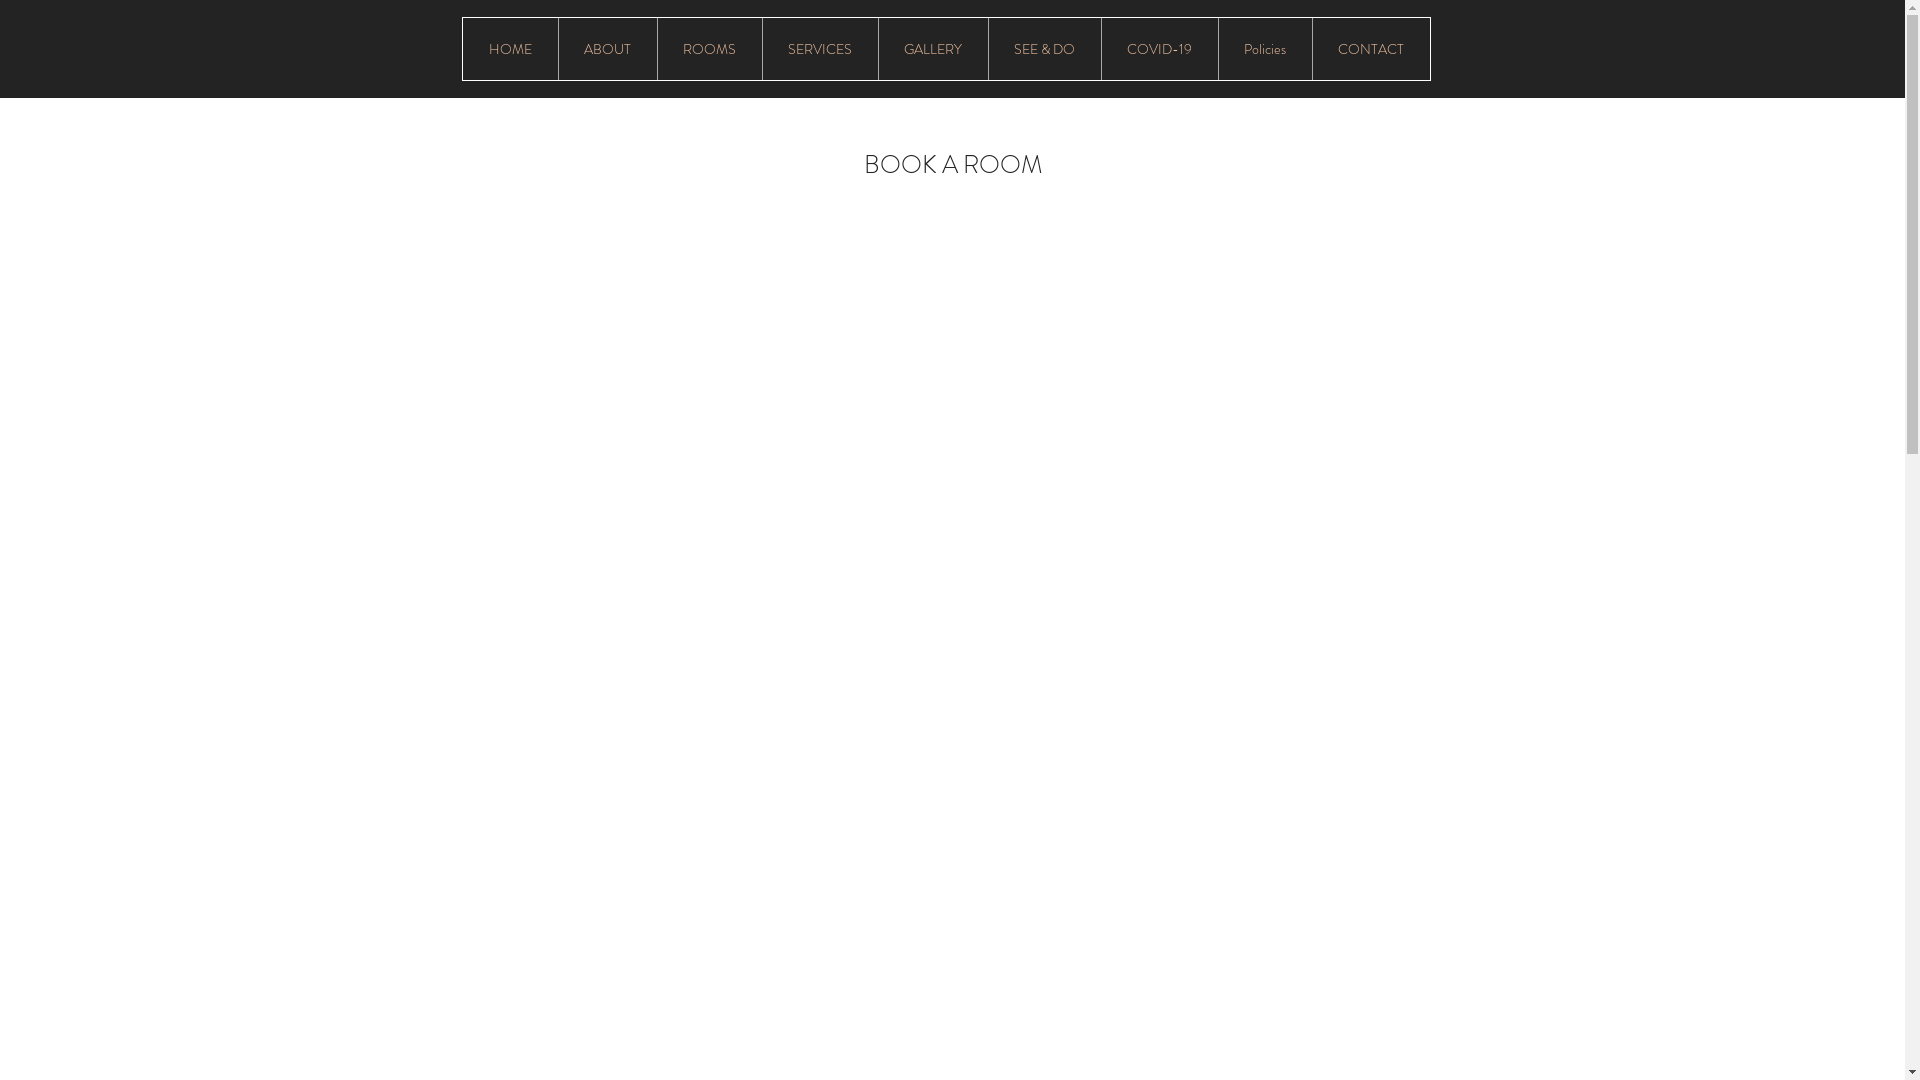 Image resolution: width=1920 pixels, height=1080 pixels. What do you see at coordinates (606, 48) in the screenshot?
I see `'ABOUT'` at bounding box center [606, 48].